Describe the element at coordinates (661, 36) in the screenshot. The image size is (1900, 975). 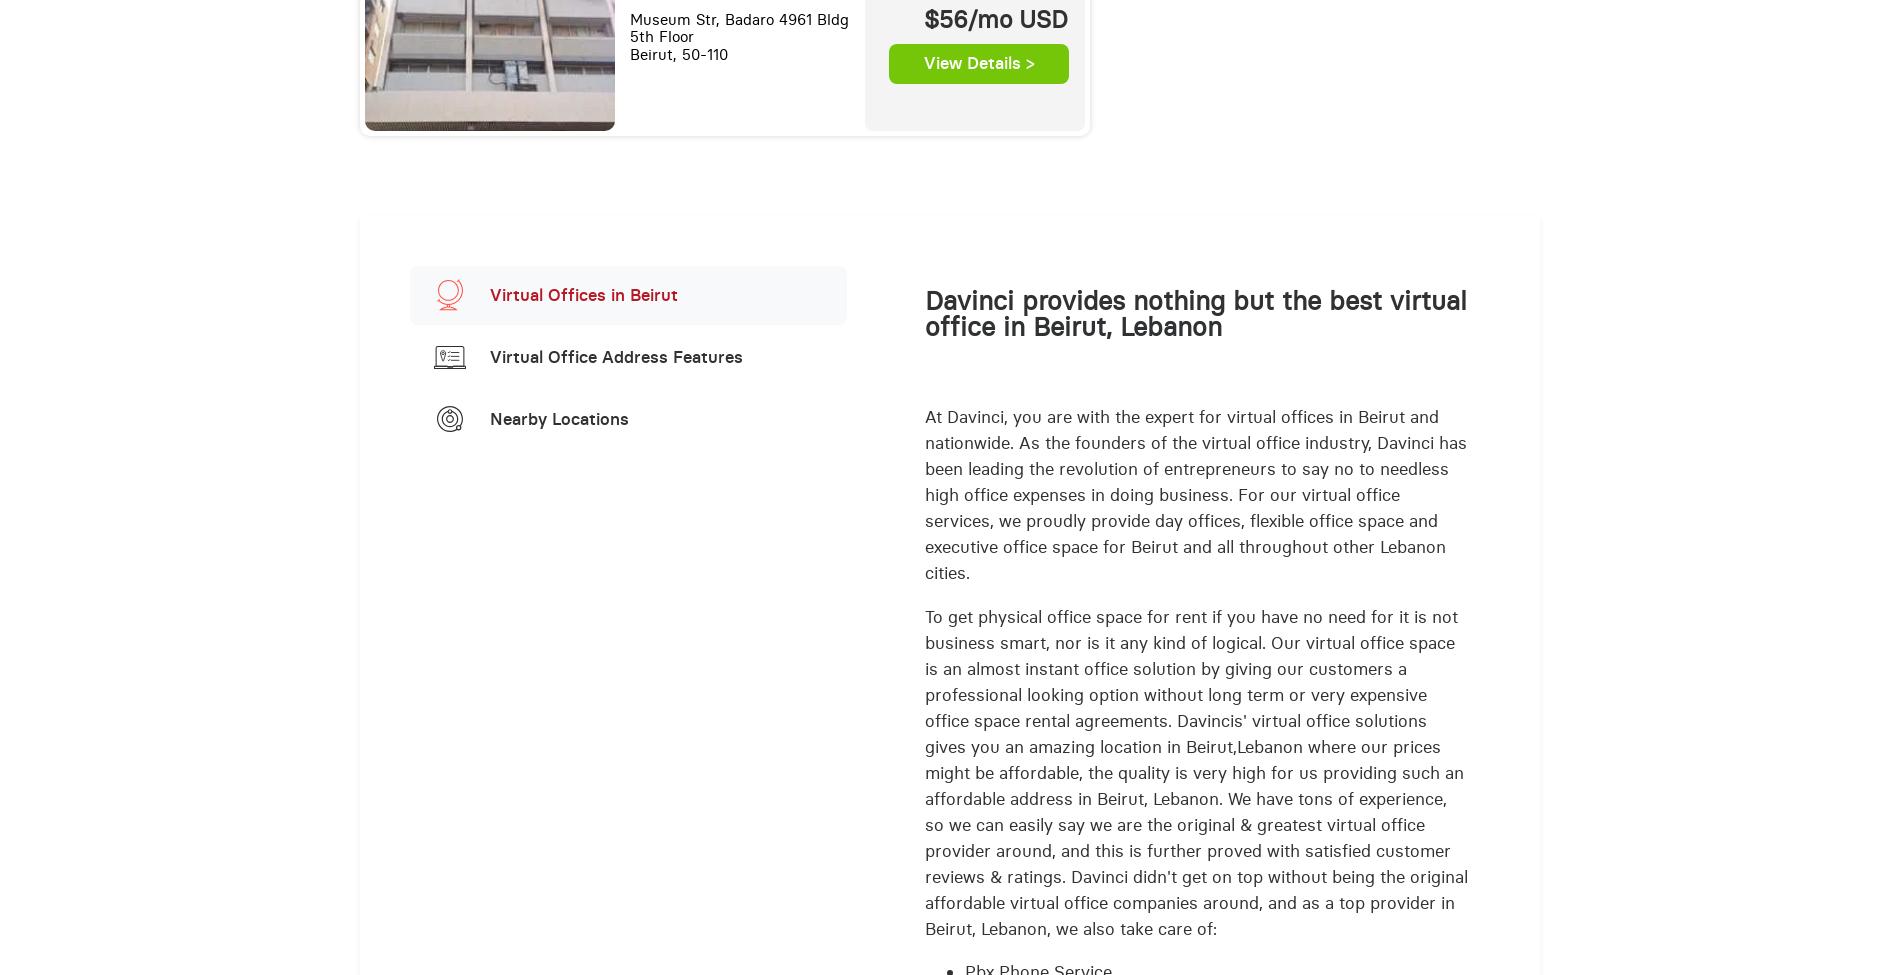
I see `'5th Floor'` at that location.